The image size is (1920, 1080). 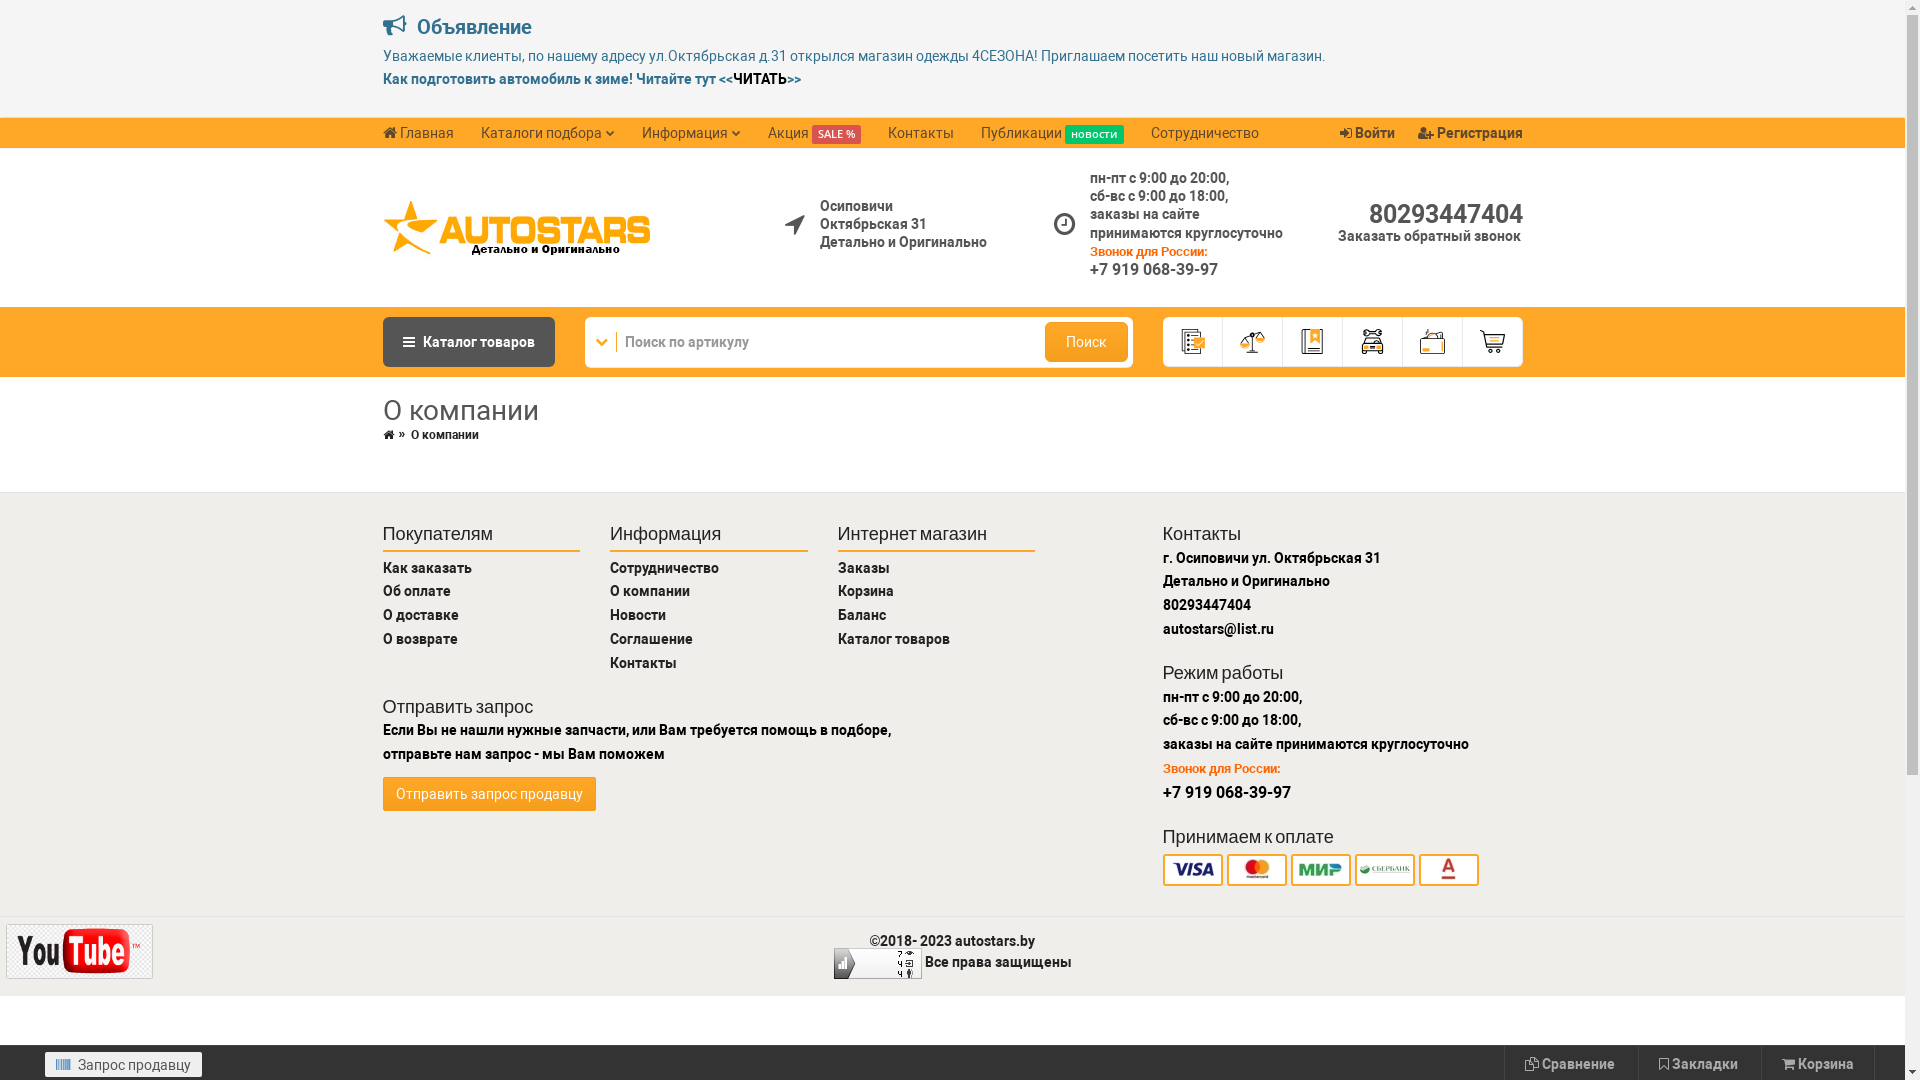 What do you see at coordinates (1444, 214) in the screenshot?
I see `'80293447404'` at bounding box center [1444, 214].